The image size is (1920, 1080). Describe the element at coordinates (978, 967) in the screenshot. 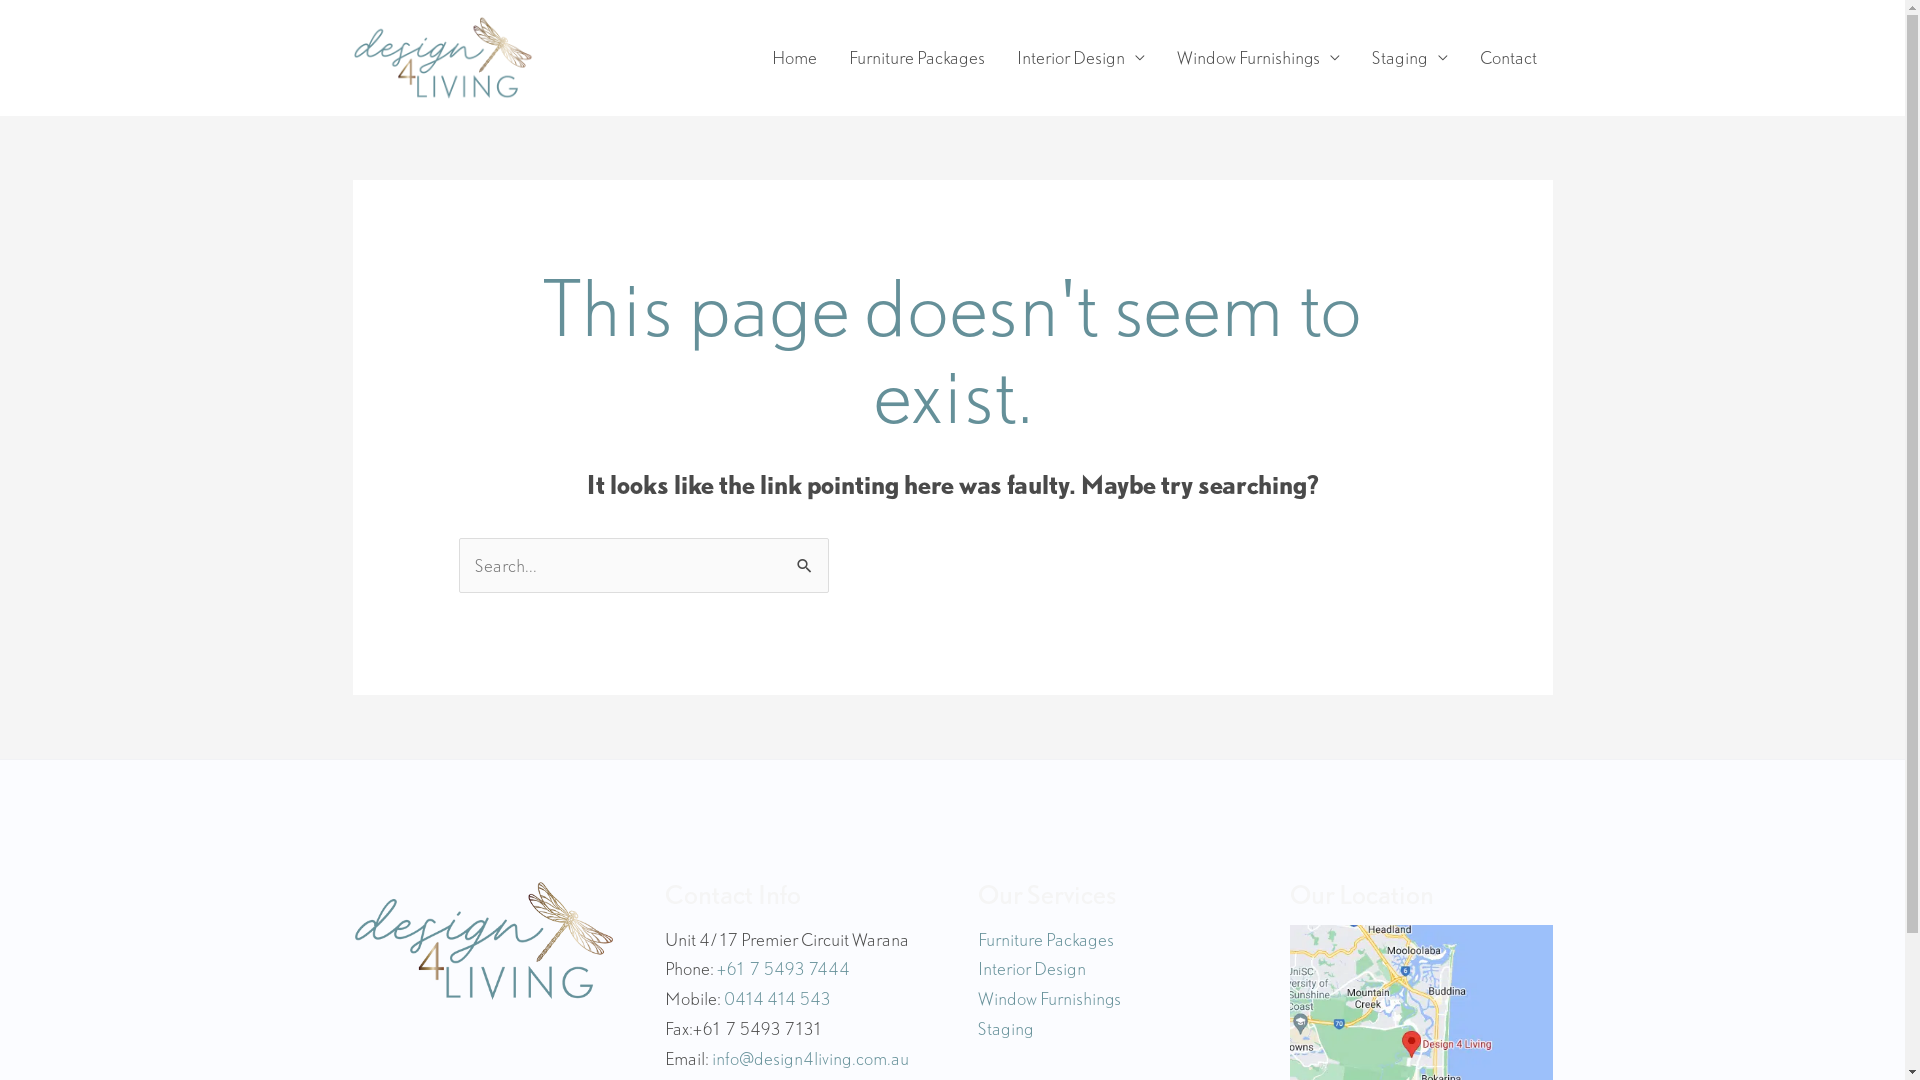

I see `'Interior Design'` at that location.